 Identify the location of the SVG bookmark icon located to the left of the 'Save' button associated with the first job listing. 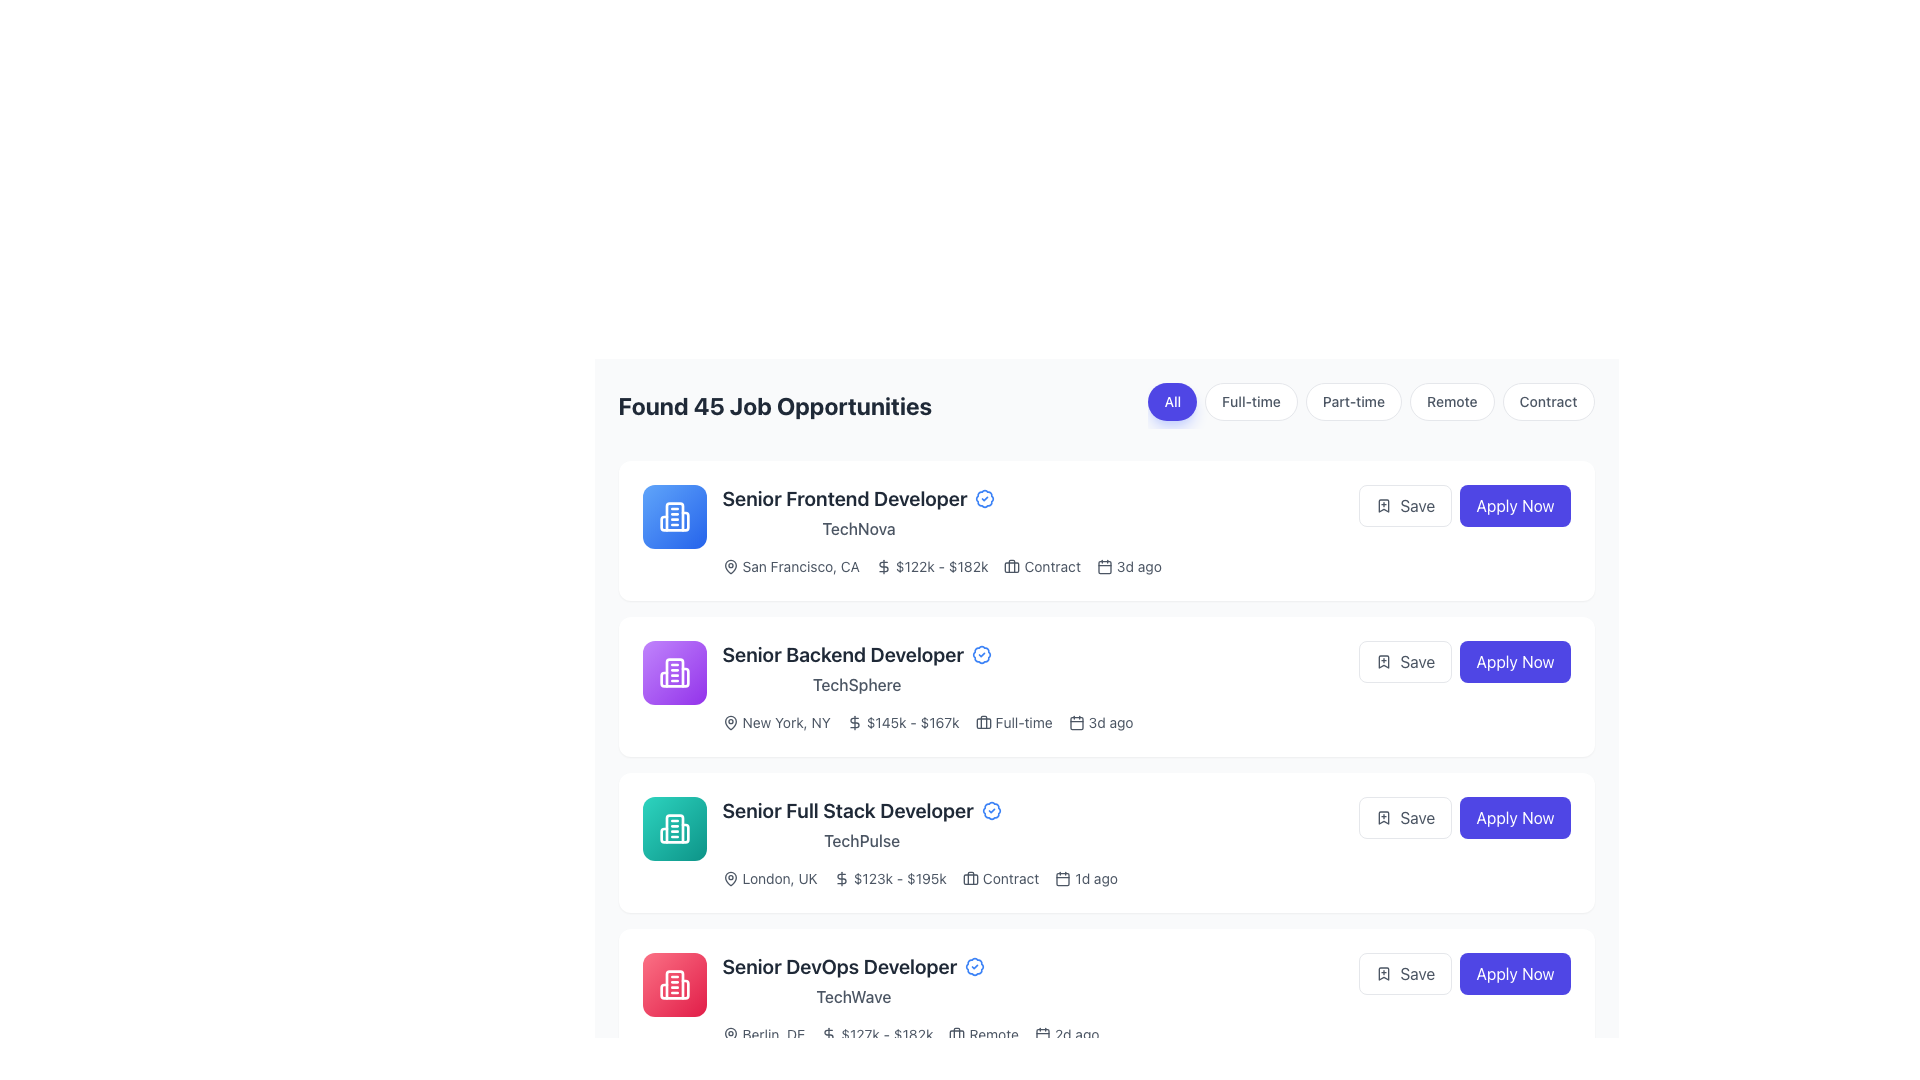
(1383, 504).